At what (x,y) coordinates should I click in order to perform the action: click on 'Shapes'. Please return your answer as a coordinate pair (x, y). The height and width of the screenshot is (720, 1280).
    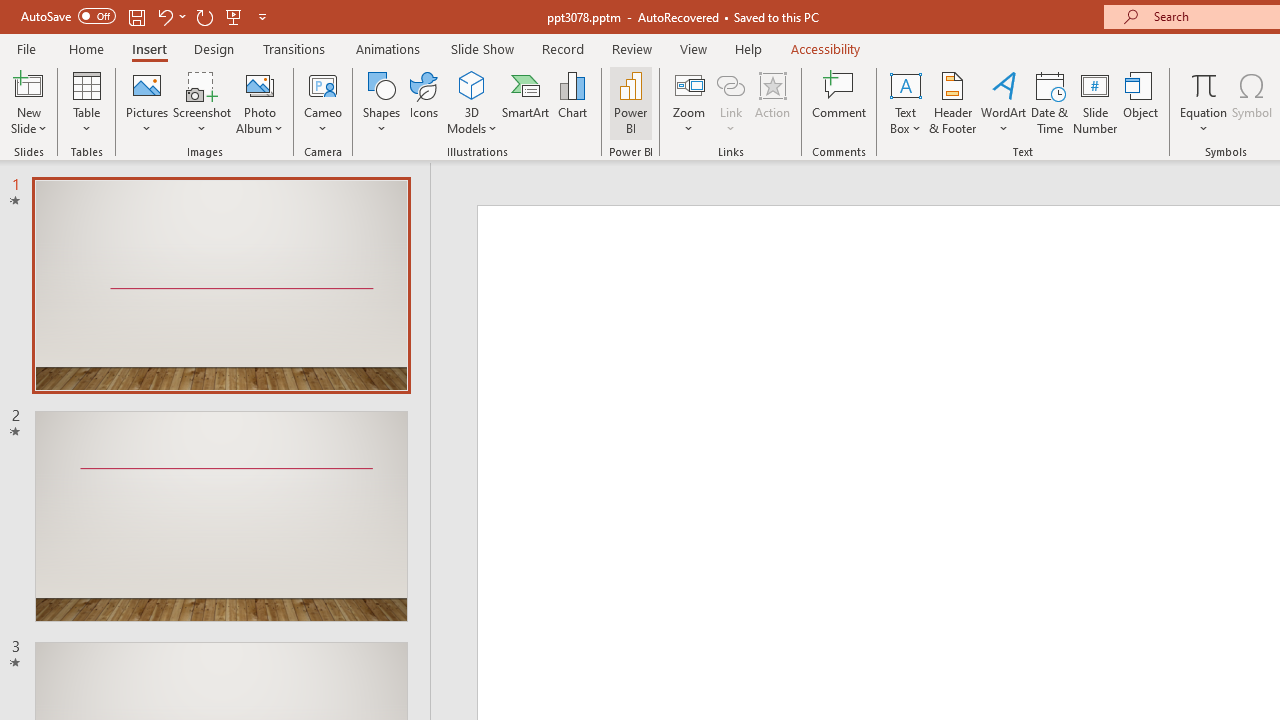
    Looking at the image, I should click on (382, 103).